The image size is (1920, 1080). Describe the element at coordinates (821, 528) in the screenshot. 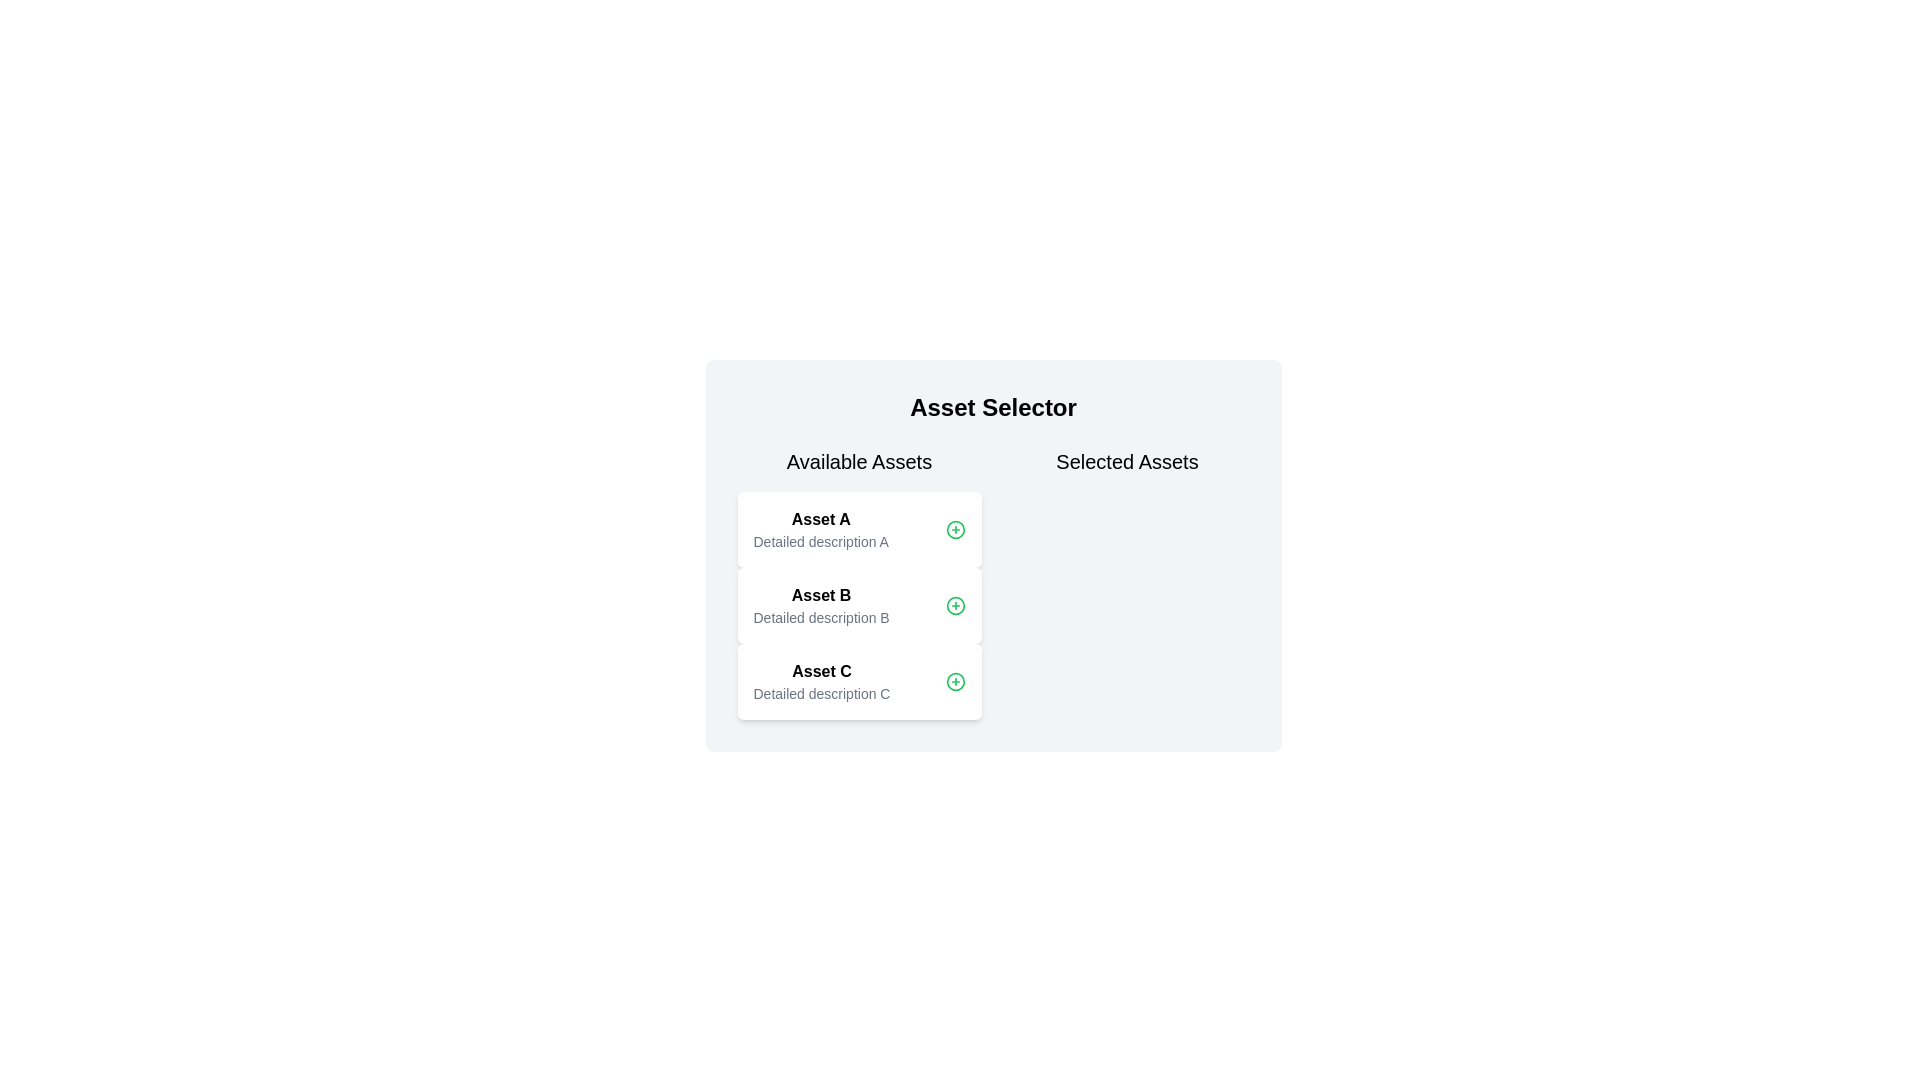

I see `the text label displaying information about 'Asset A' in the 'Available Assets' column` at that location.